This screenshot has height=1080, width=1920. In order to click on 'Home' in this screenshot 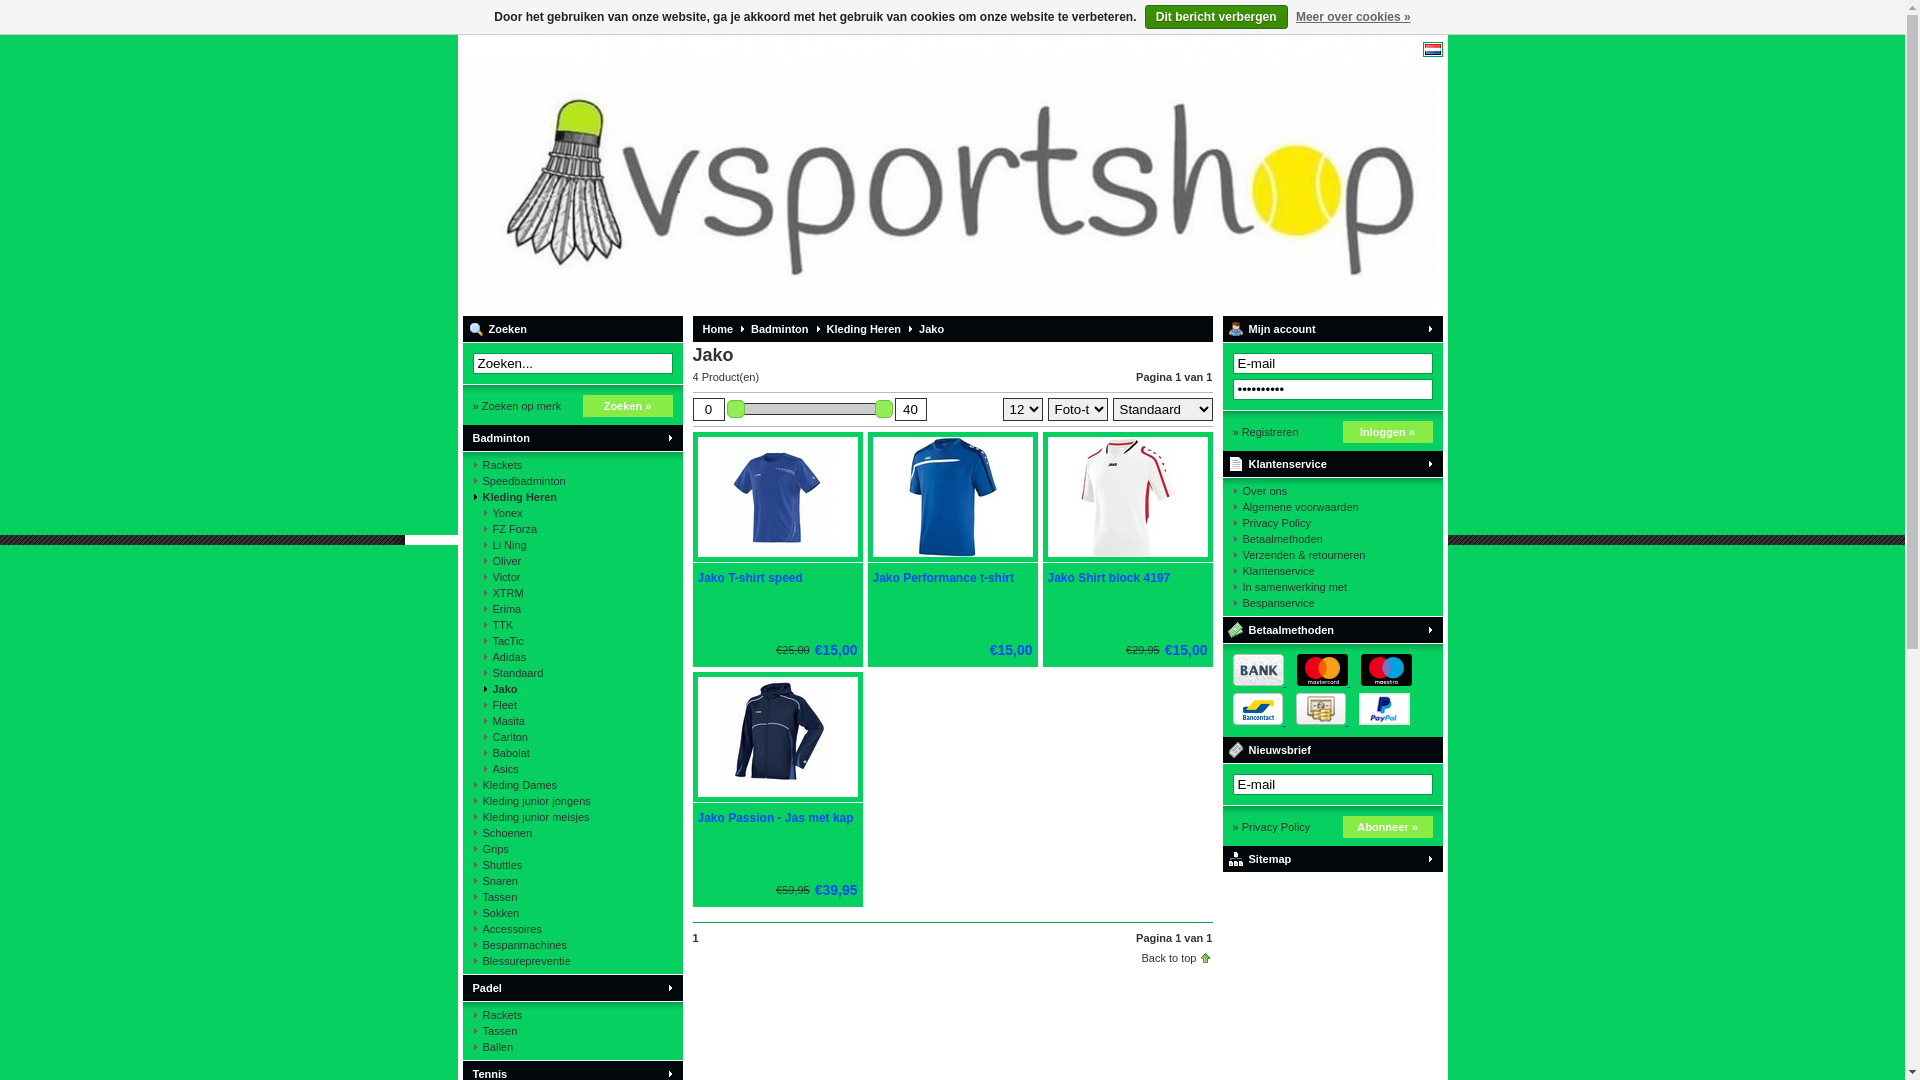, I will do `click(712, 327)`.